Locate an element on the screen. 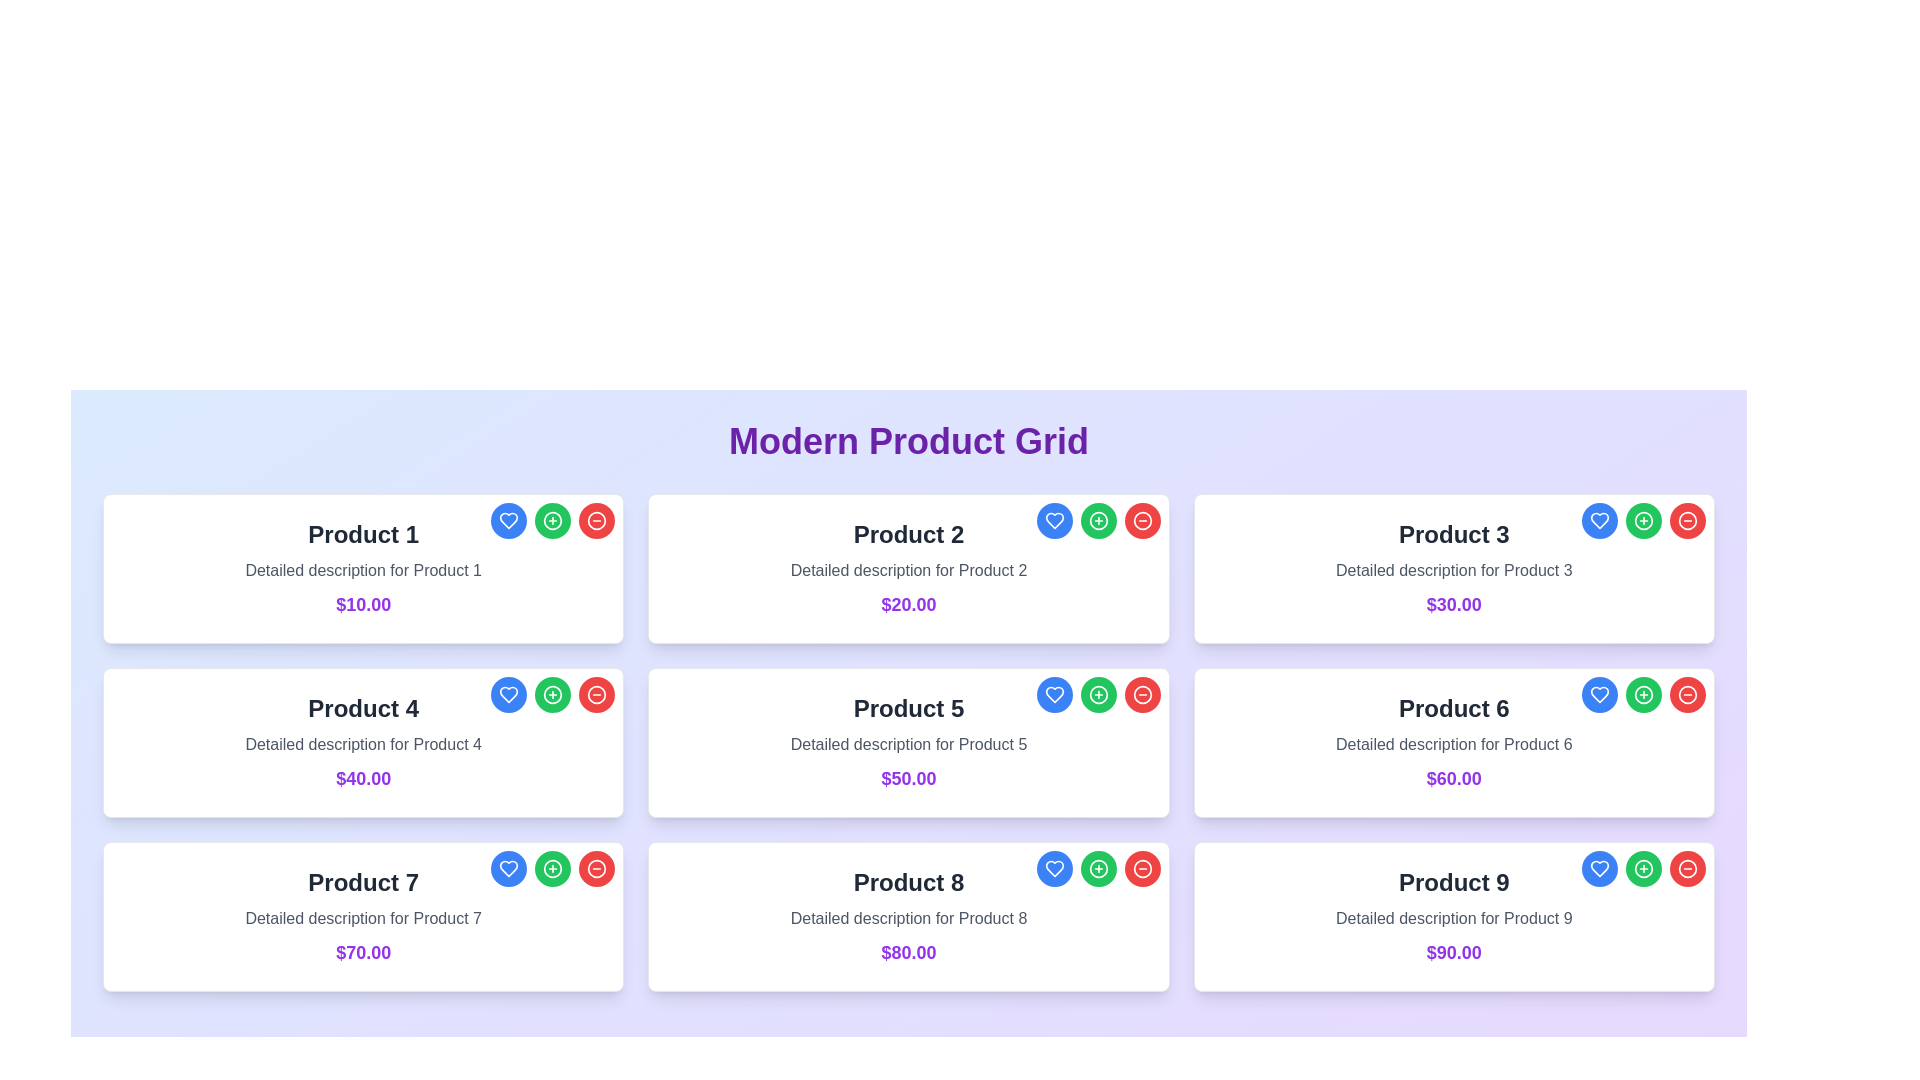  the icon button with an add action located in the card titled 'Product 2' at the top-right corner is located at coordinates (1097, 519).